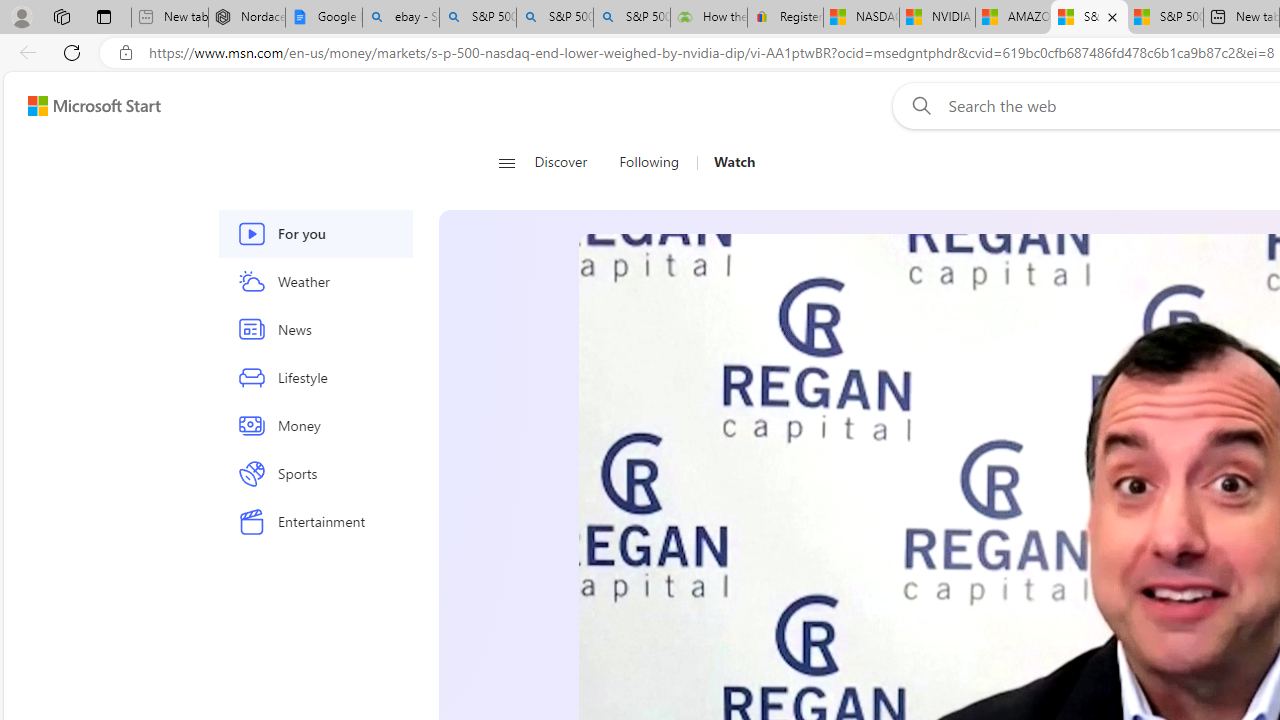 Image resolution: width=1280 pixels, height=720 pixels. Describe the element at coordinates (81, 105) in the screenshot. I see `'Skip to footer'` at that location.